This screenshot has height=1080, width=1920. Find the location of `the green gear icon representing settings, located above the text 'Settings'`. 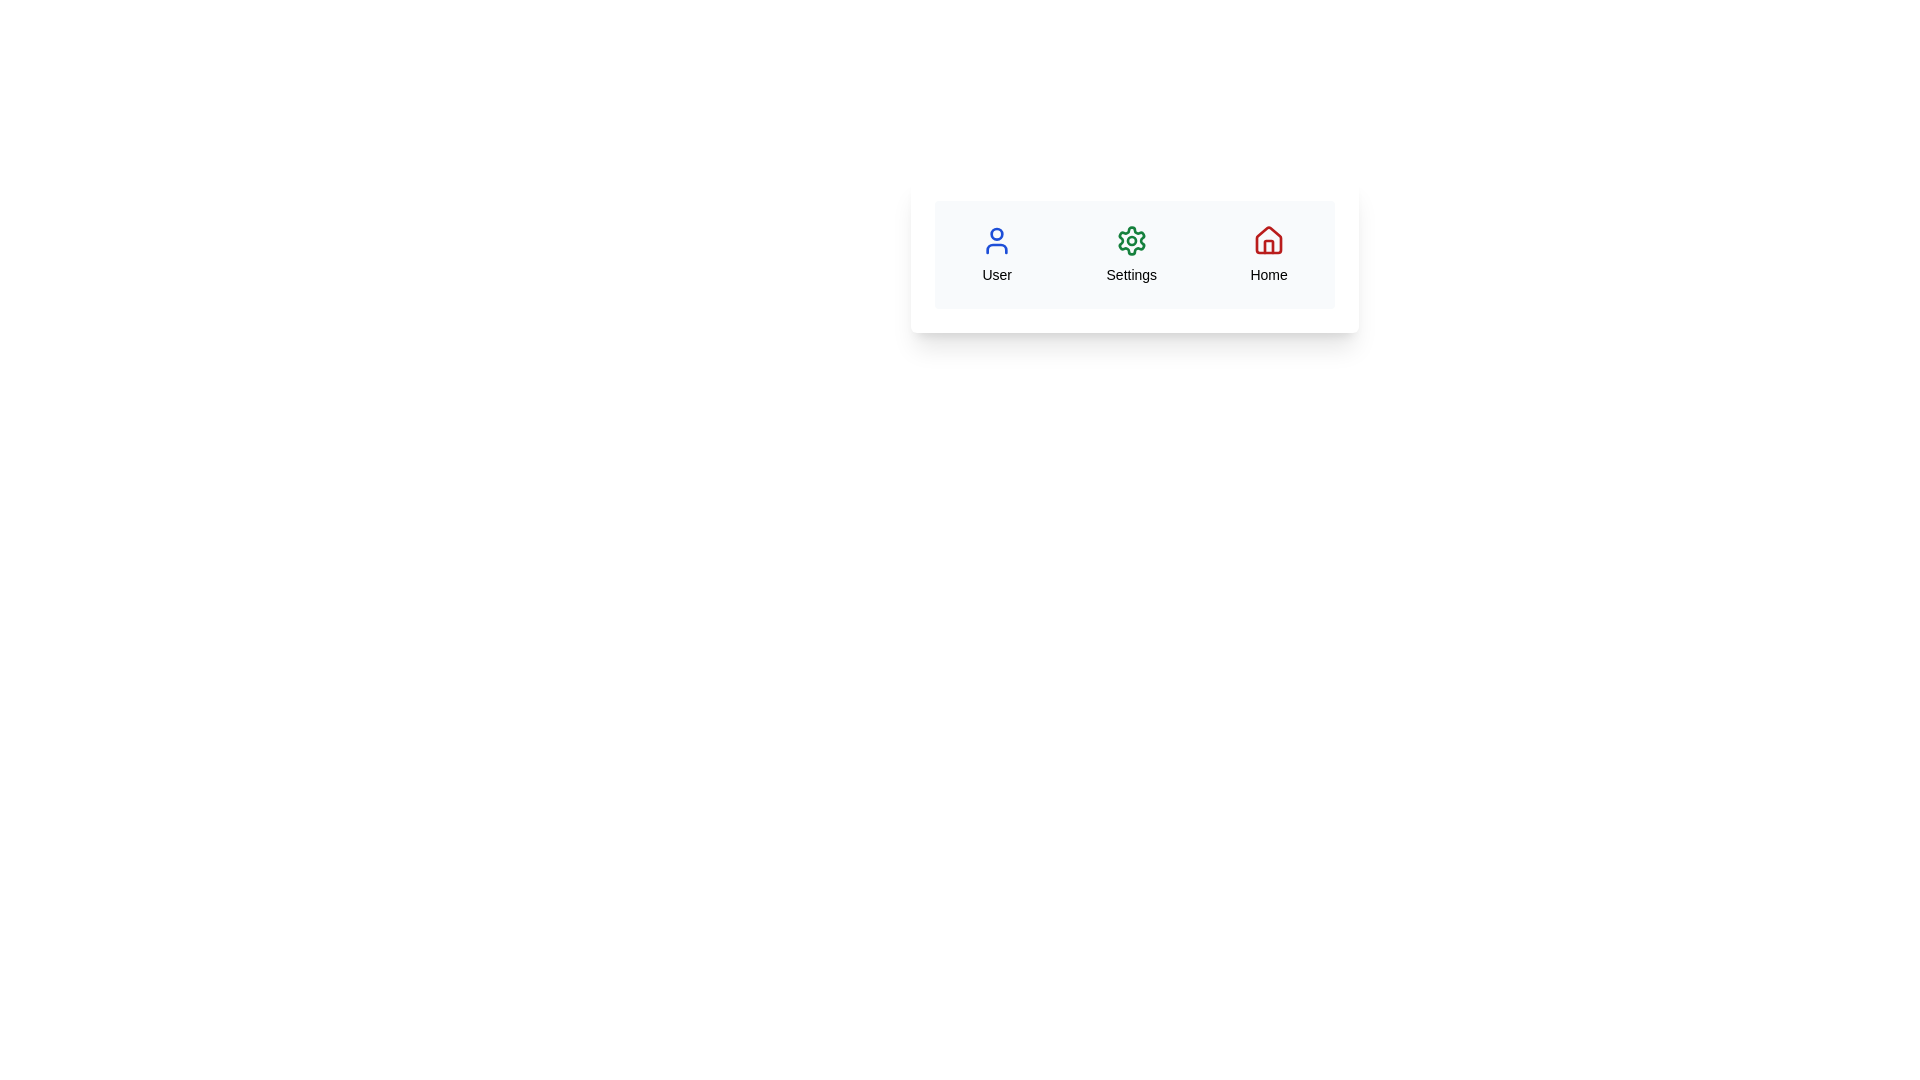

the green gear icon representing settings, located above the text 'Settings' is located at coordinates (1131, 239).